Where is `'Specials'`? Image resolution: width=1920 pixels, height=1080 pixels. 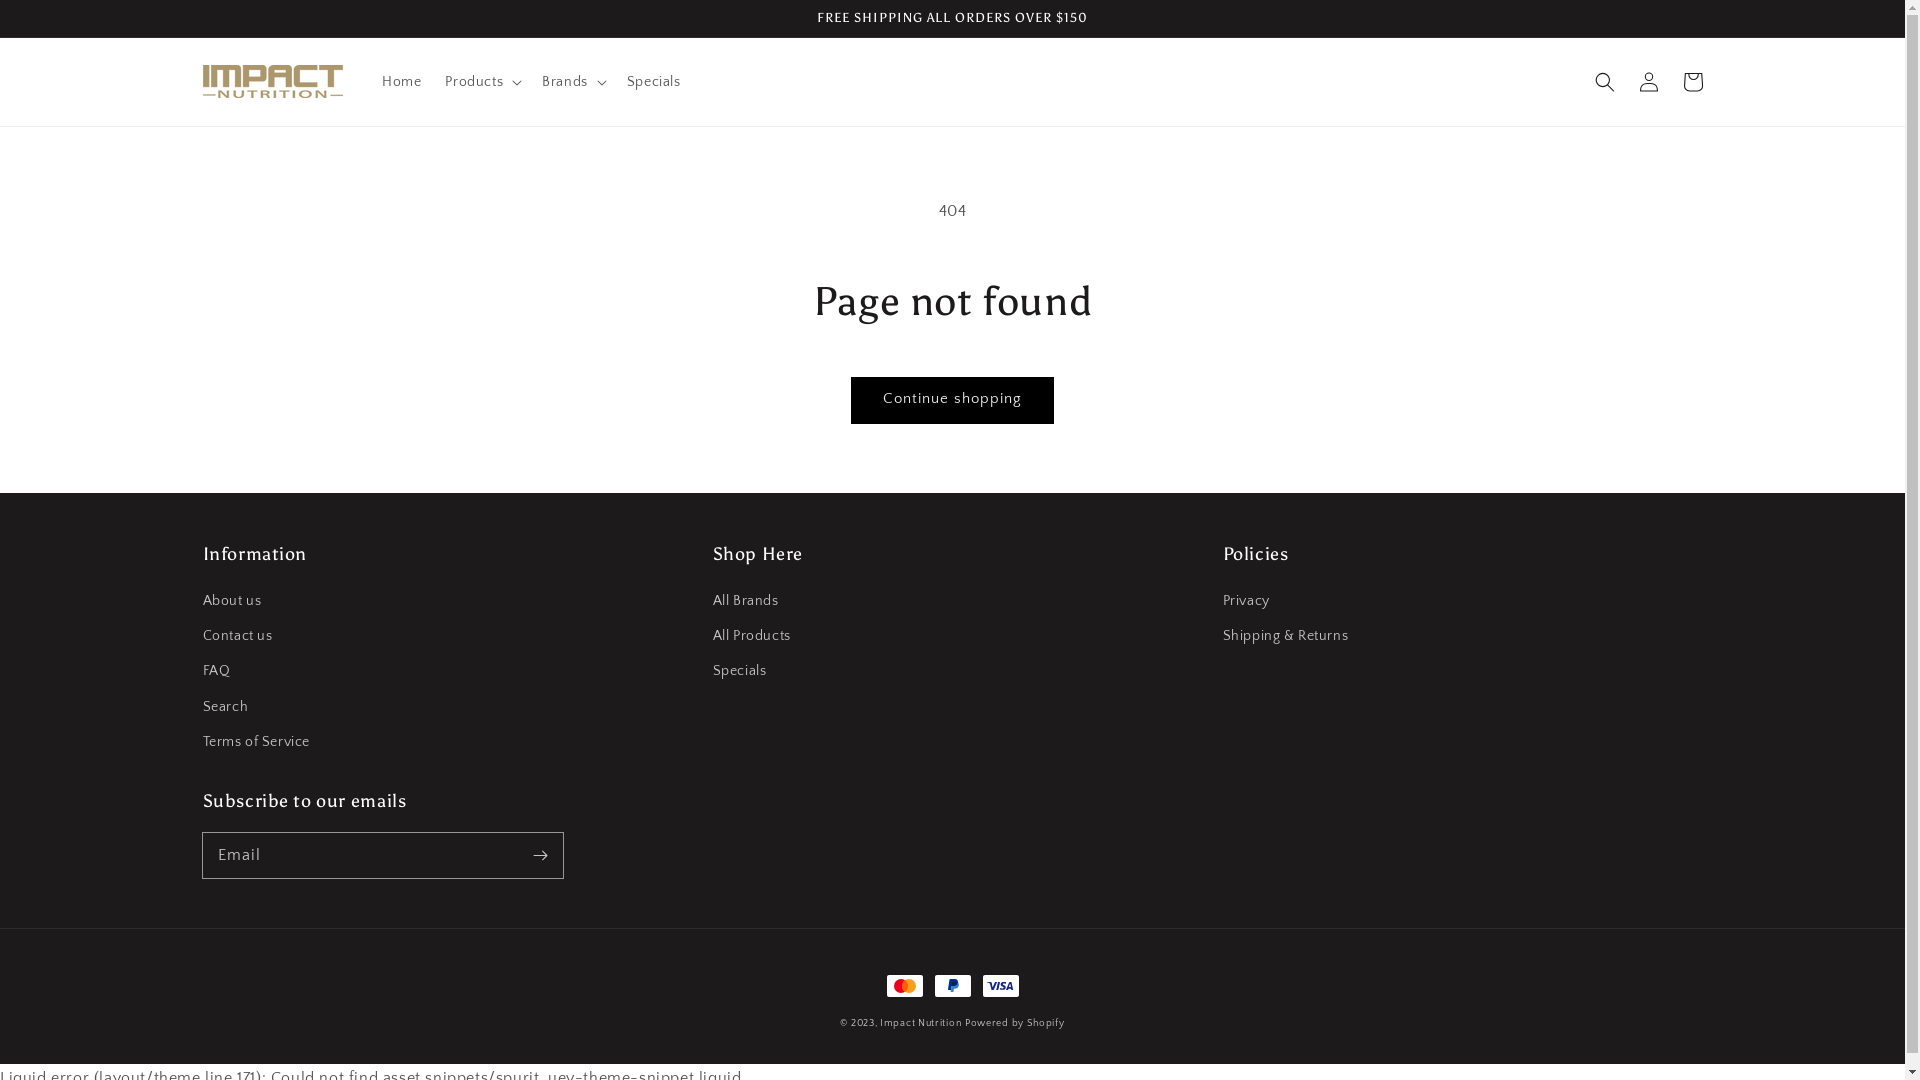 'Specials' is located at coordinates (653, 80).